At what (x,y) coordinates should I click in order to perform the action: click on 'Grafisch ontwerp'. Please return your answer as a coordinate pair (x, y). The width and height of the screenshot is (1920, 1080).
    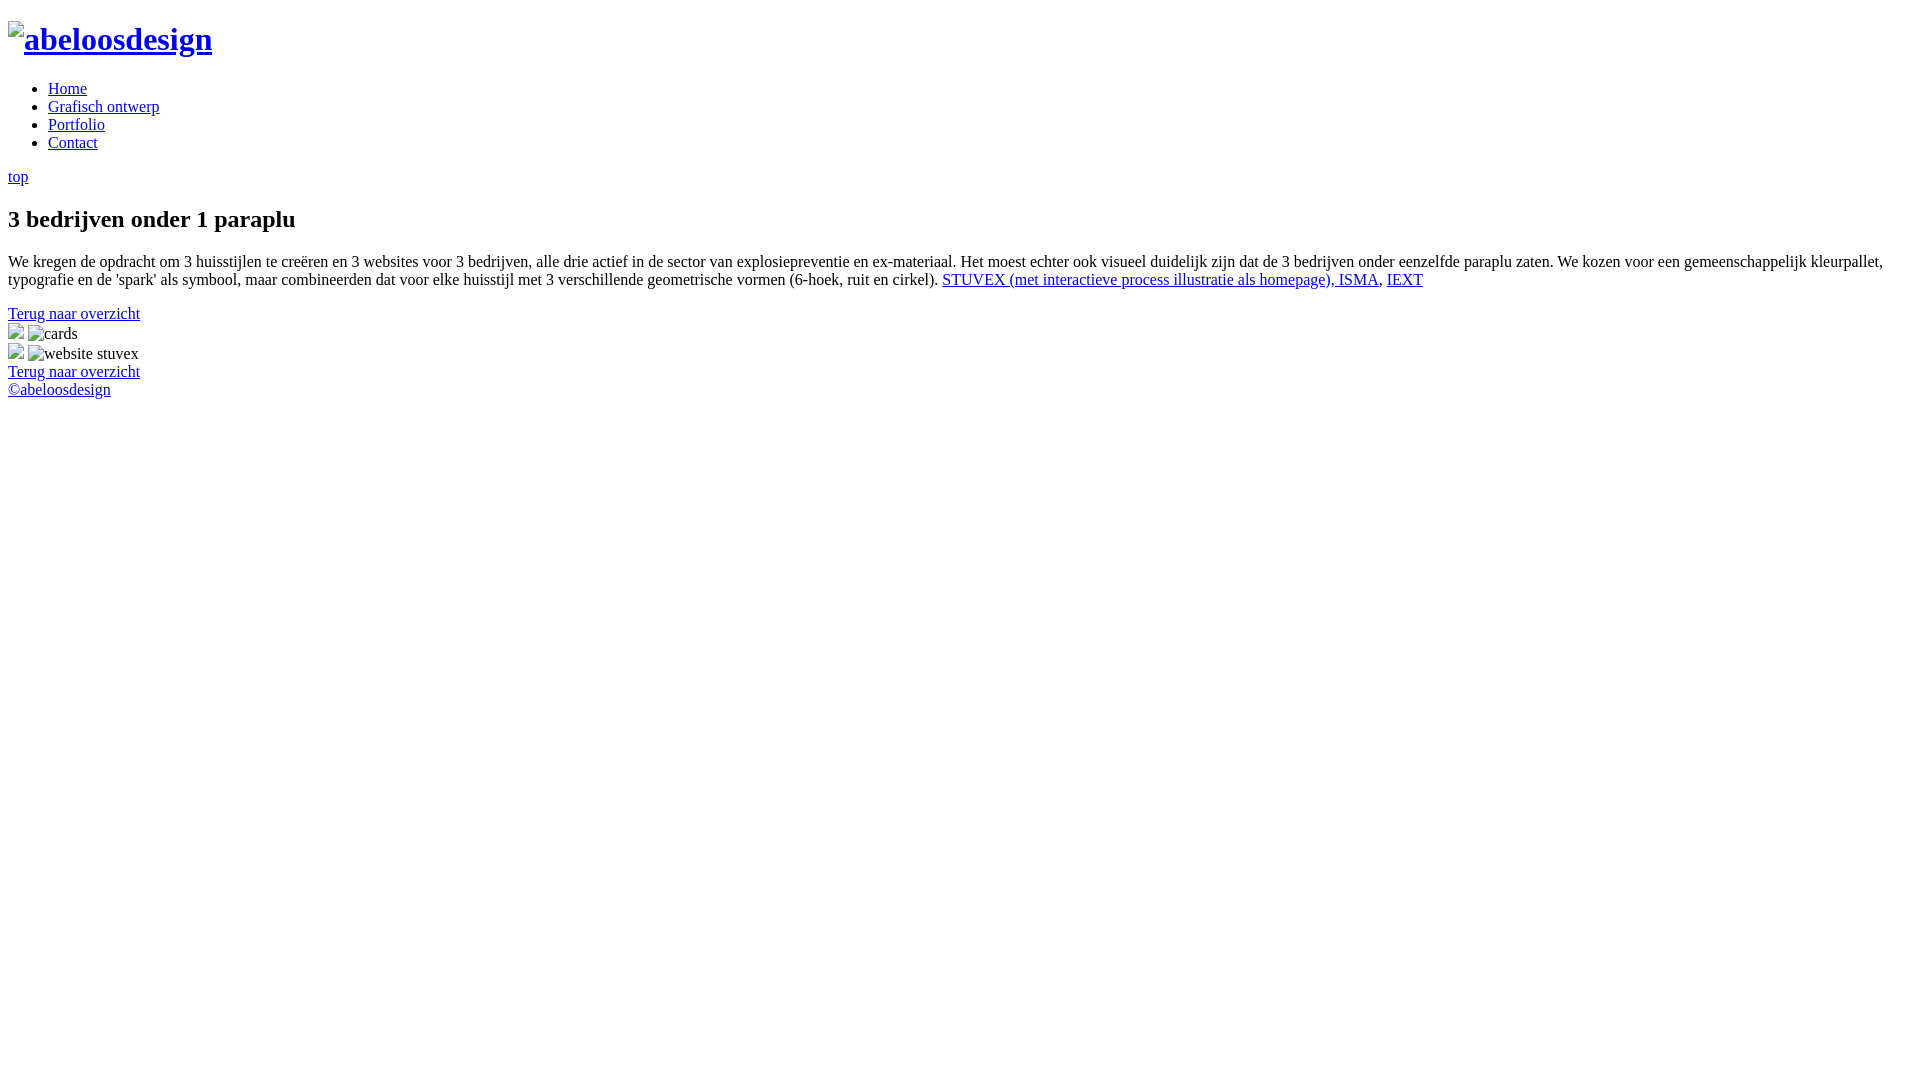
    Looking at the image, I should click on (103, 106).